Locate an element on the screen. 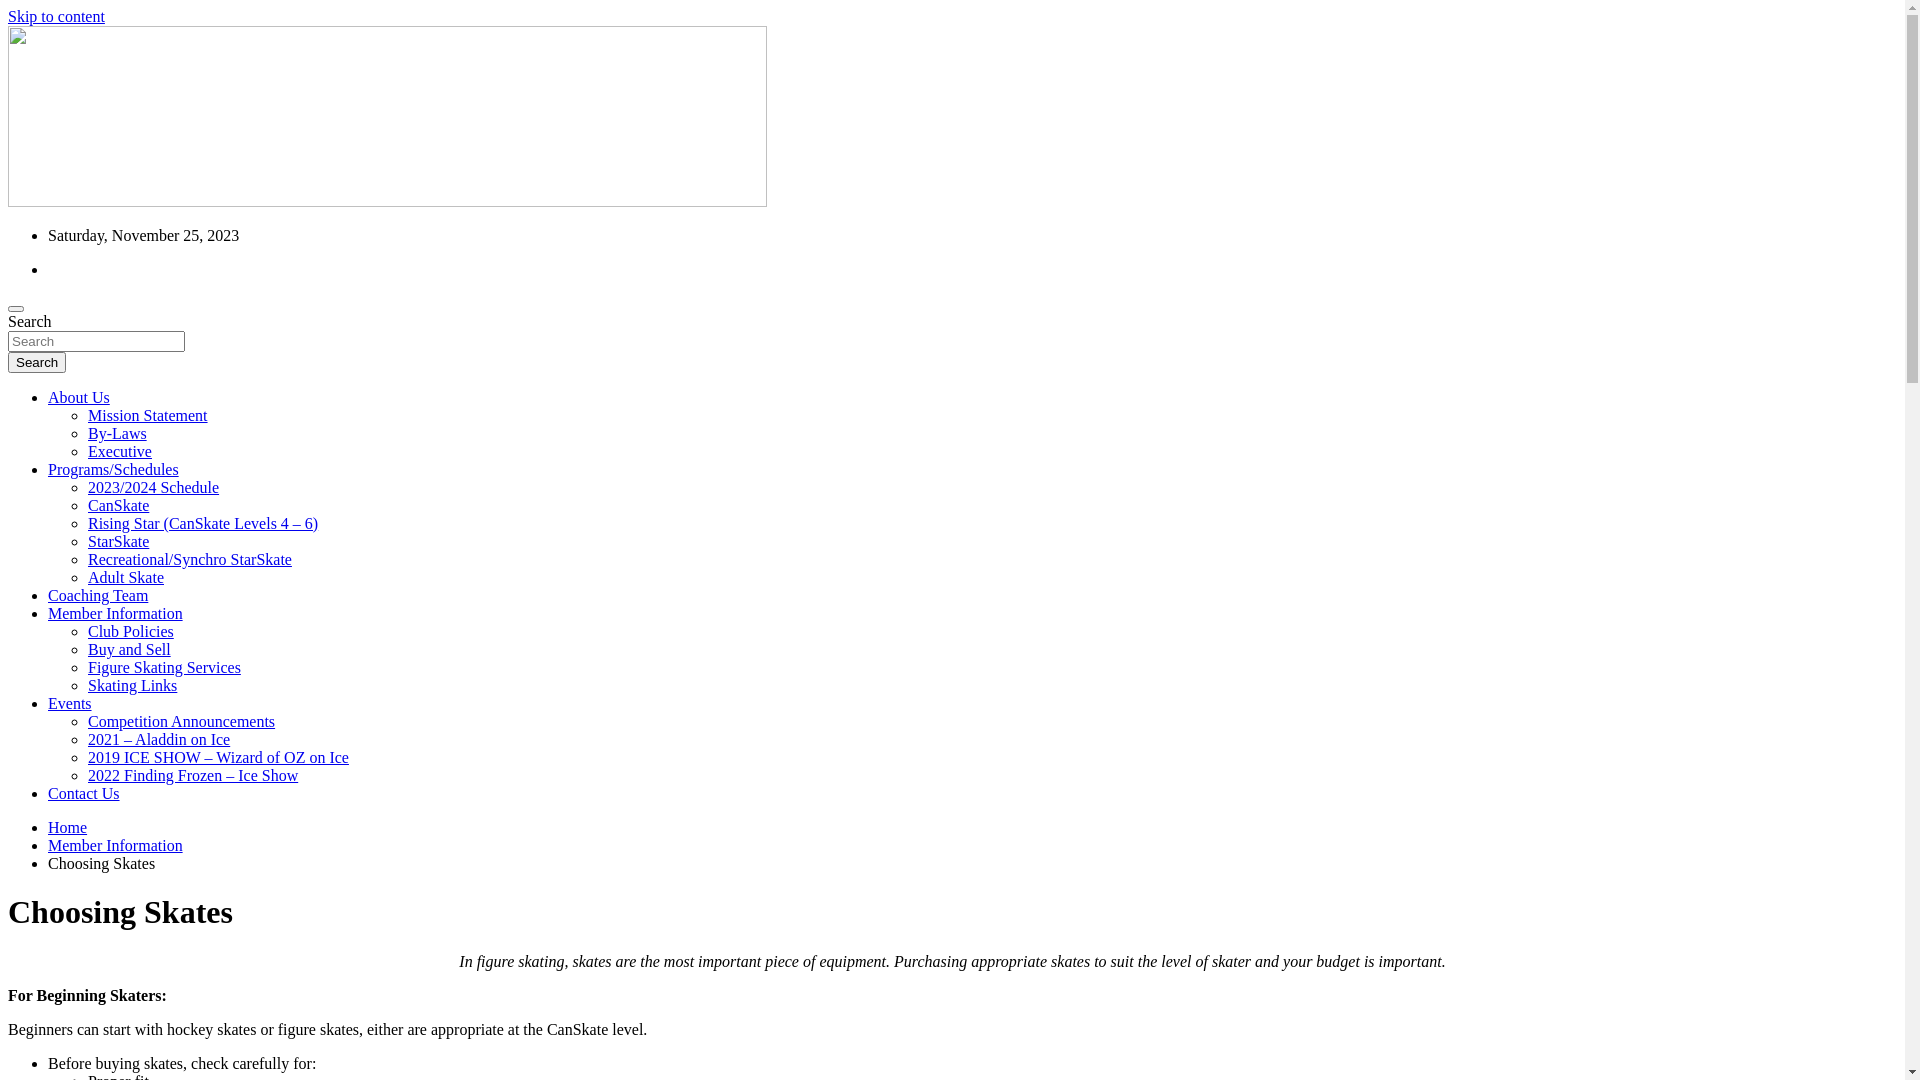 The height and width of the screenshot is (1080, 1920). 'Buy and Sell' is located at coordinates (86, 649).